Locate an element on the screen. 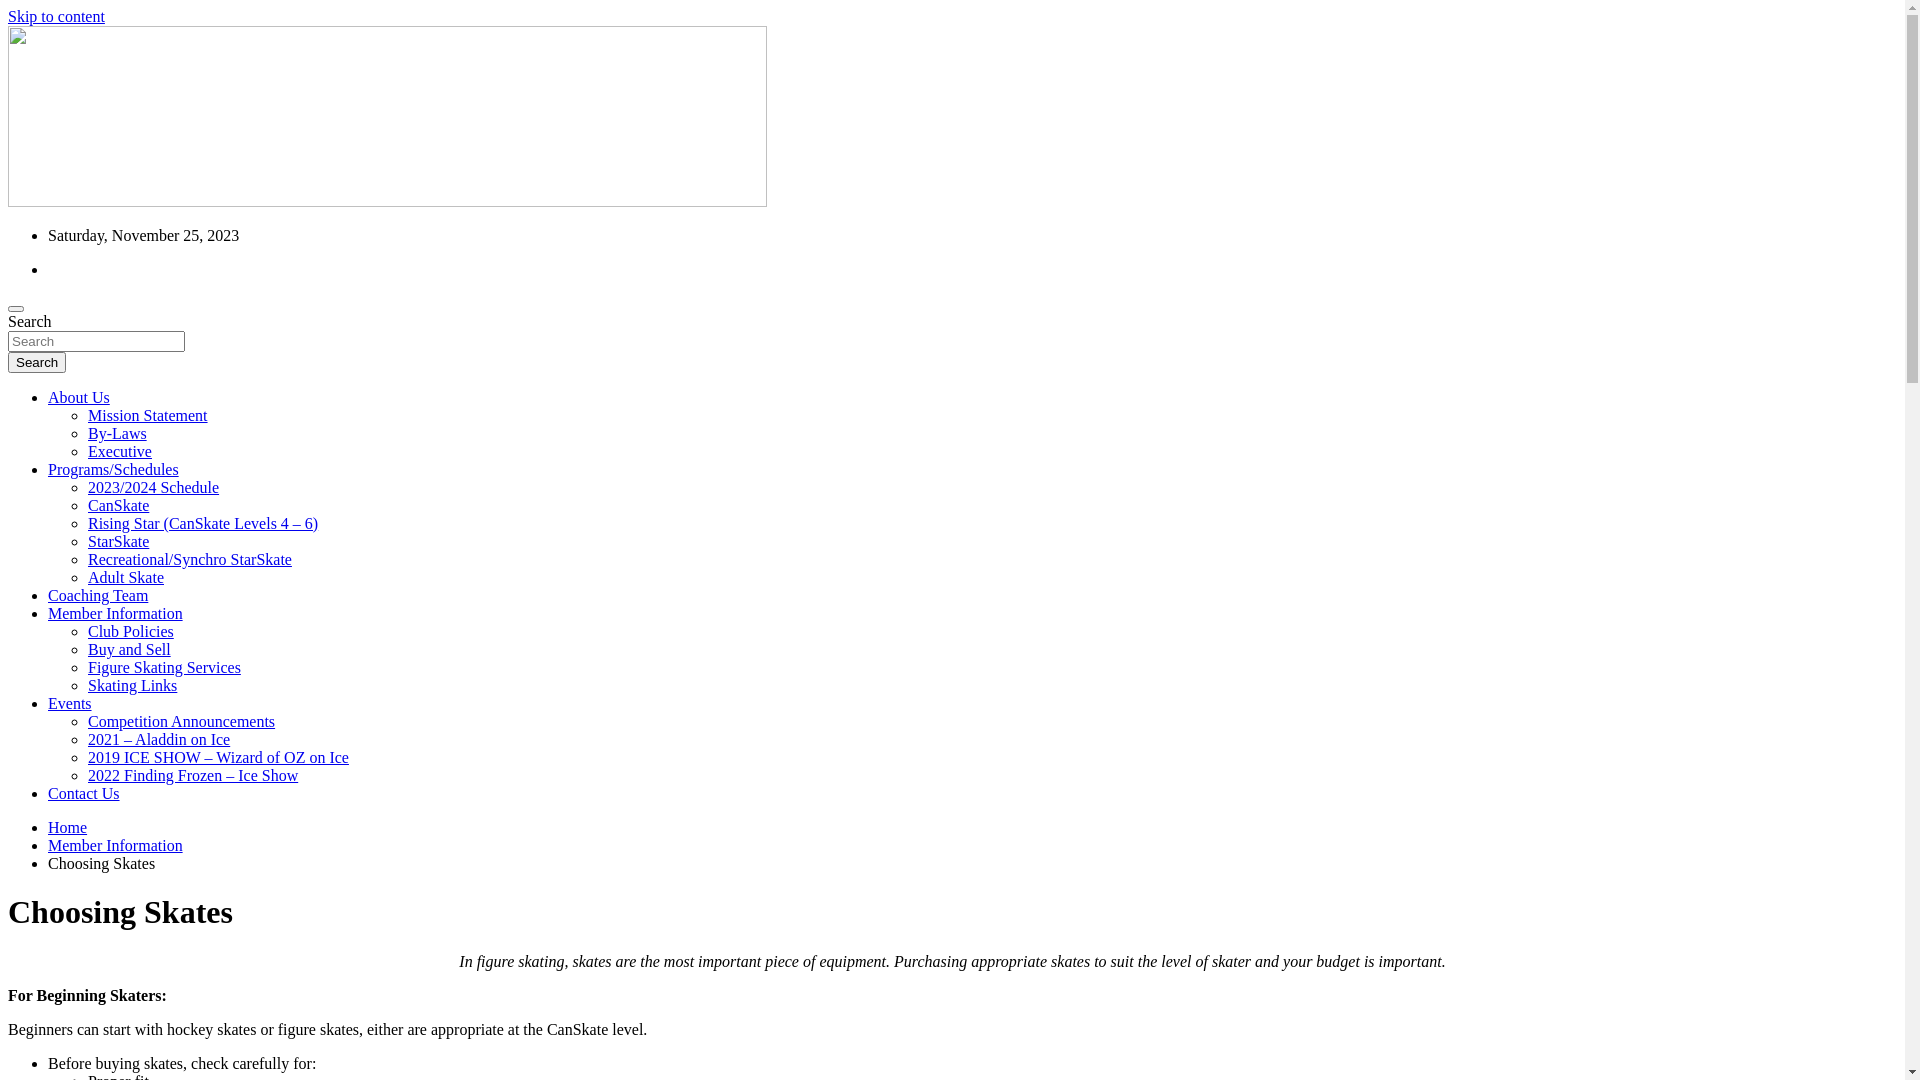 The height and width of the screenshot is (1080, 1920). 'Buy and Sell' is located at coordinates (86, 649).